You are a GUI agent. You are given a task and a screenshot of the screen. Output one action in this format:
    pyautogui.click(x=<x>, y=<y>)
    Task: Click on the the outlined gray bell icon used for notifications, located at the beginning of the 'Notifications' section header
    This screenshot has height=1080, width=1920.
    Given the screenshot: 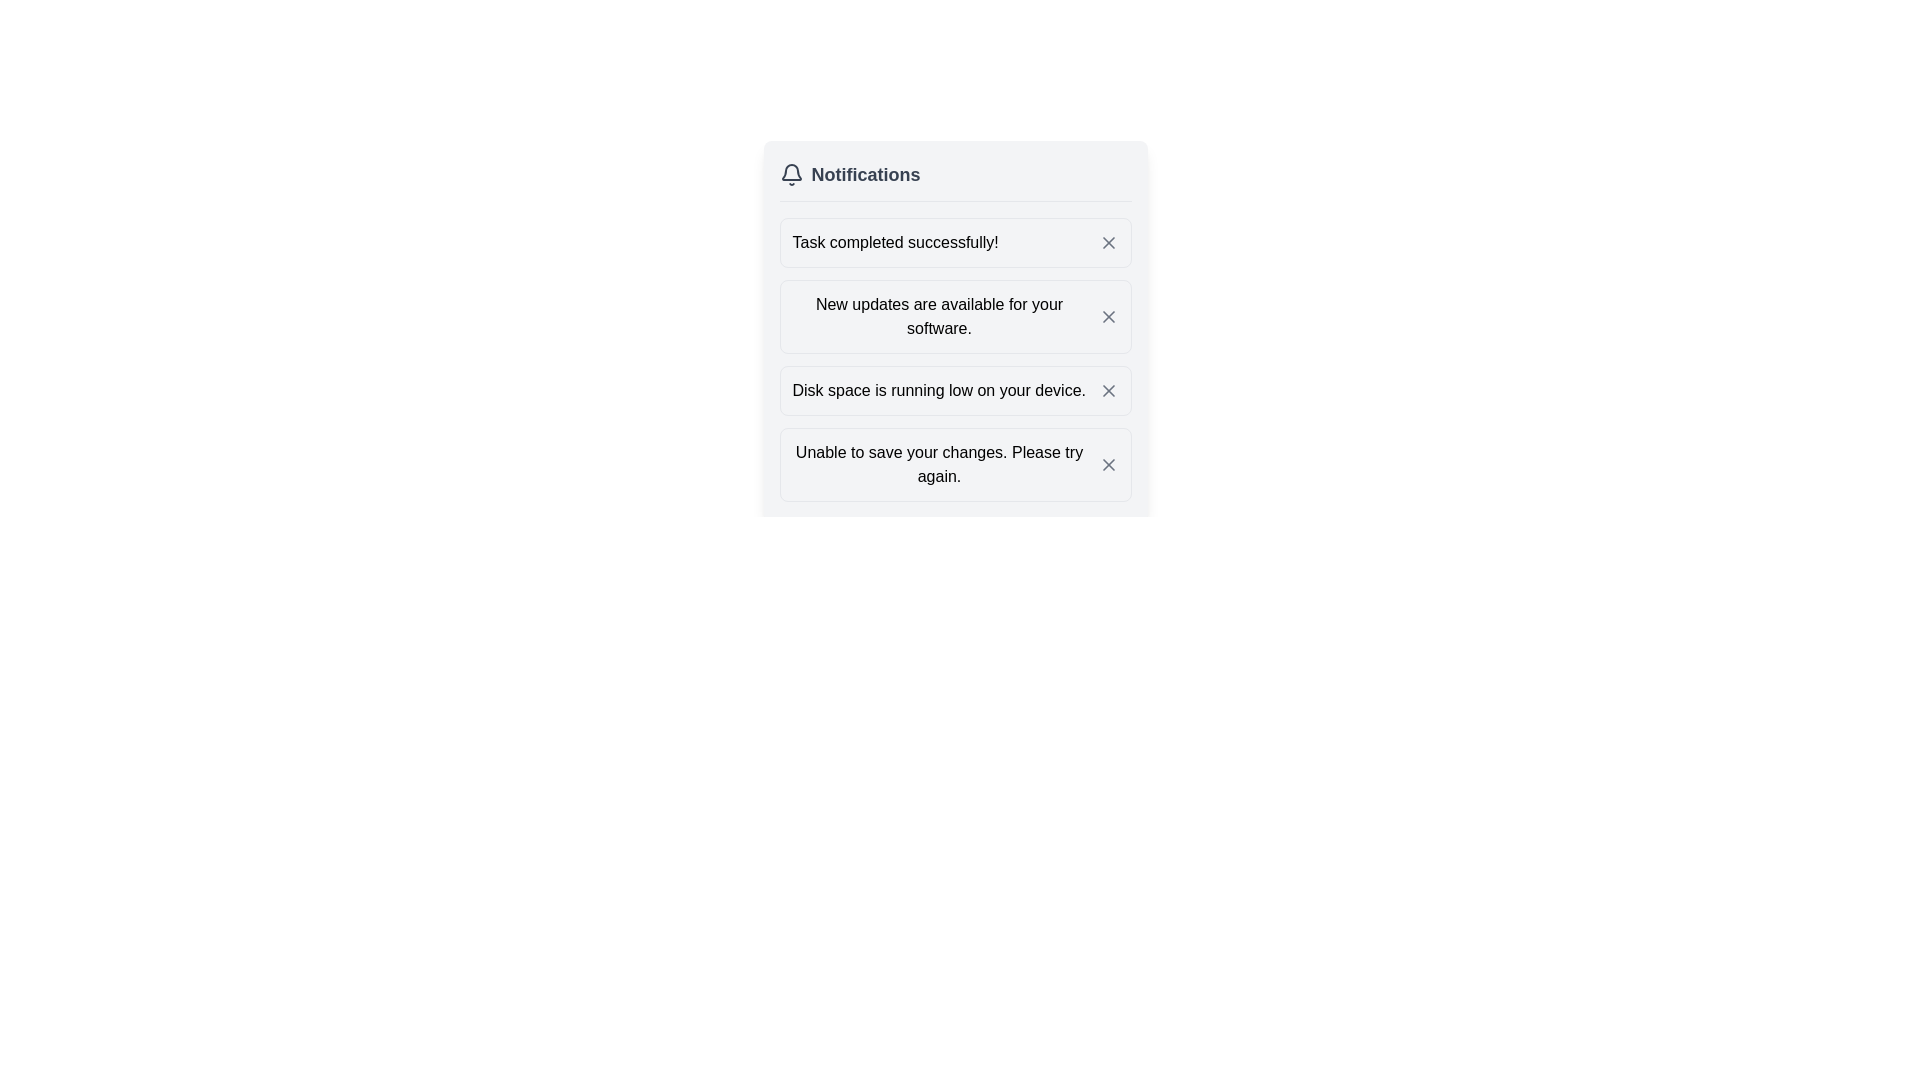 What is the action you would take?
    pyautogui.click(x=790, y=173)
    